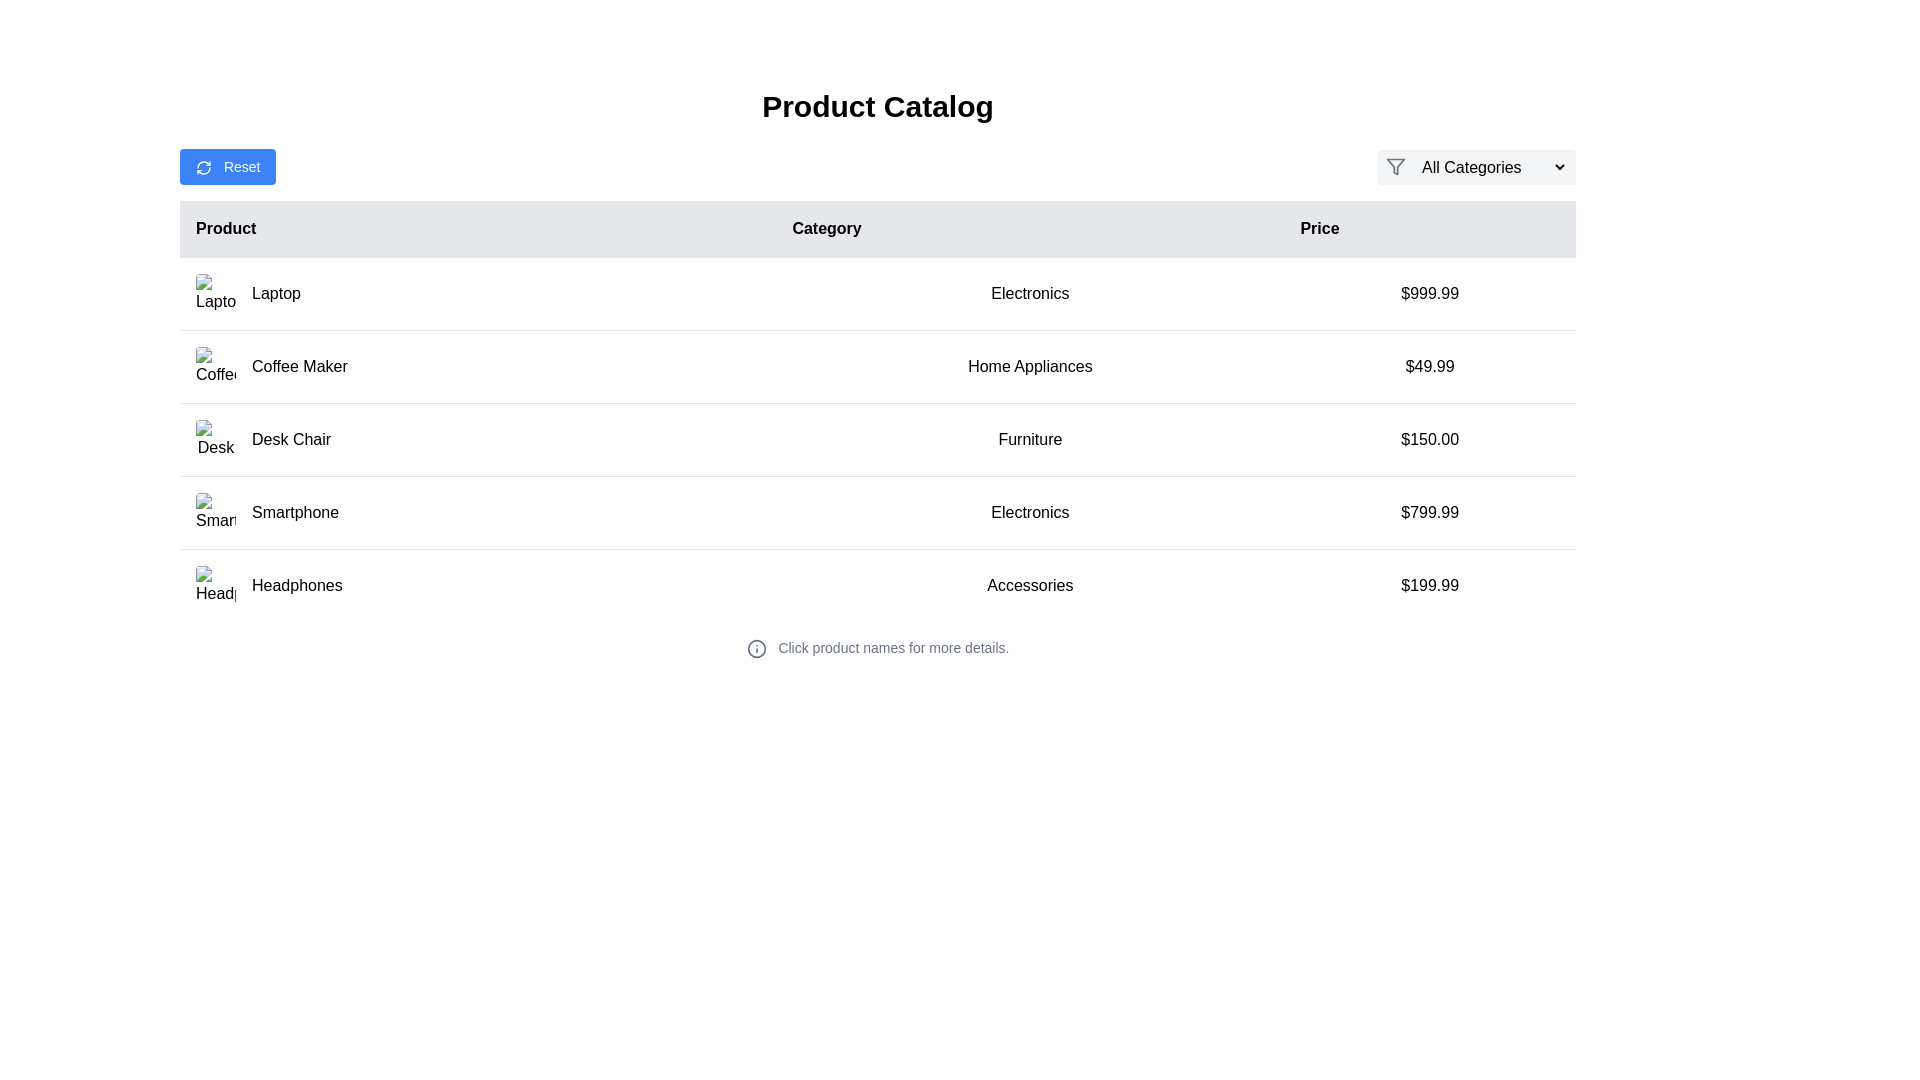  Describe the element at coordinates (216, 438) in the screenshot. I see `the product image representing 'Desk Chair' in the catalog, located in the third row, to enhance user navigation and understanding` at that location.